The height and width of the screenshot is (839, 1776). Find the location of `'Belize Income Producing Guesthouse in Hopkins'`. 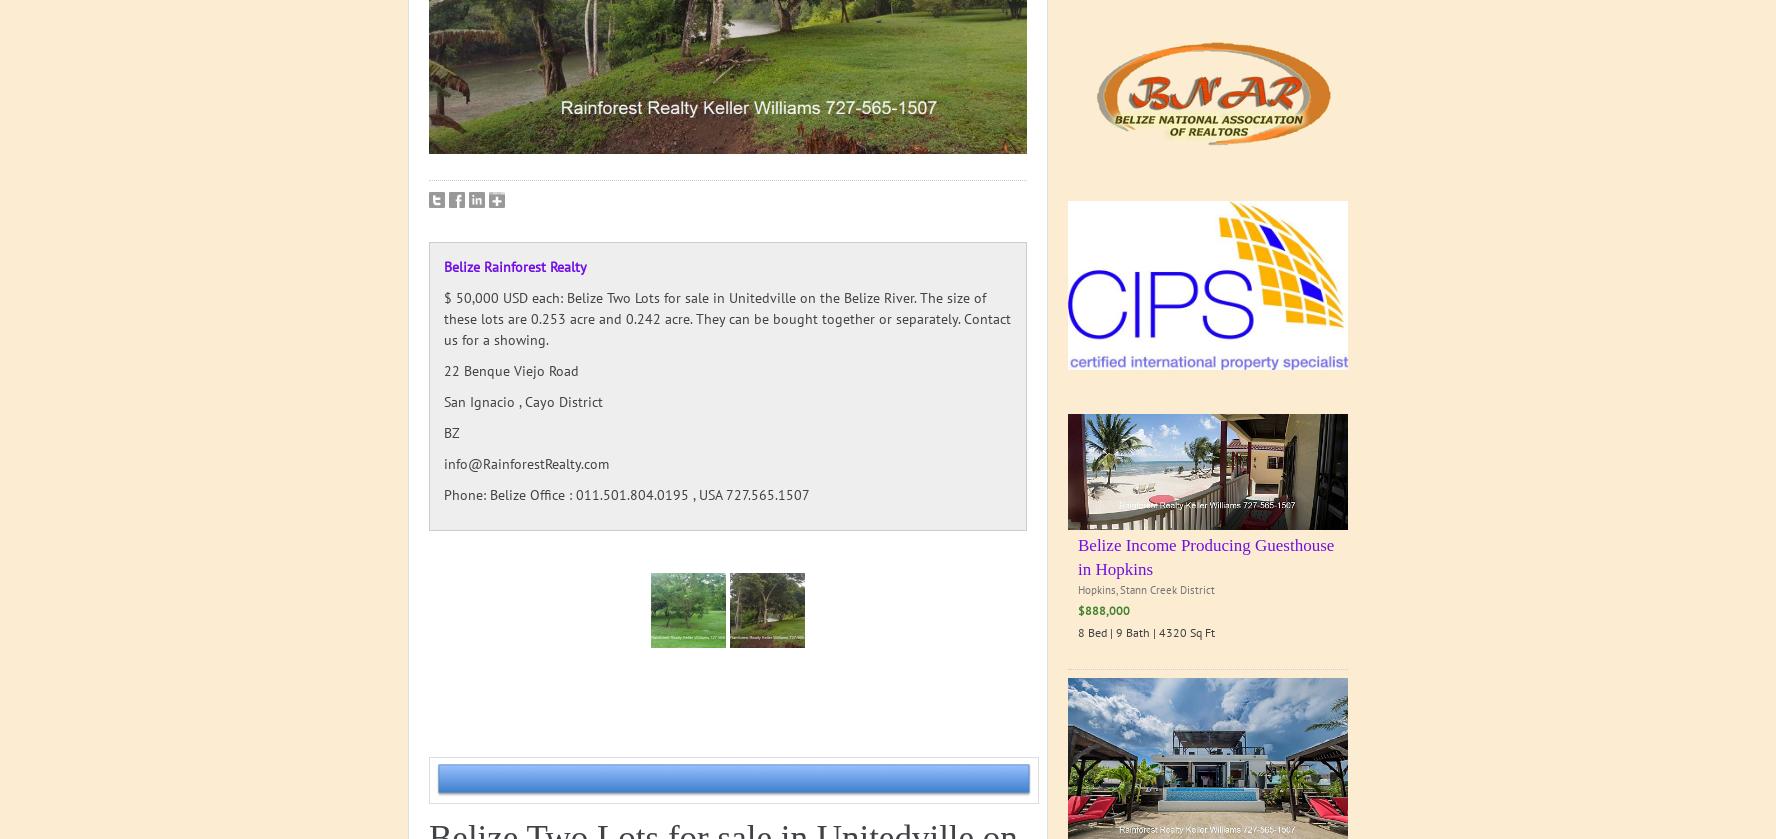

'Belize Income Producing Guesthouse in Hopkins' is located at coordinates (1077, 555).